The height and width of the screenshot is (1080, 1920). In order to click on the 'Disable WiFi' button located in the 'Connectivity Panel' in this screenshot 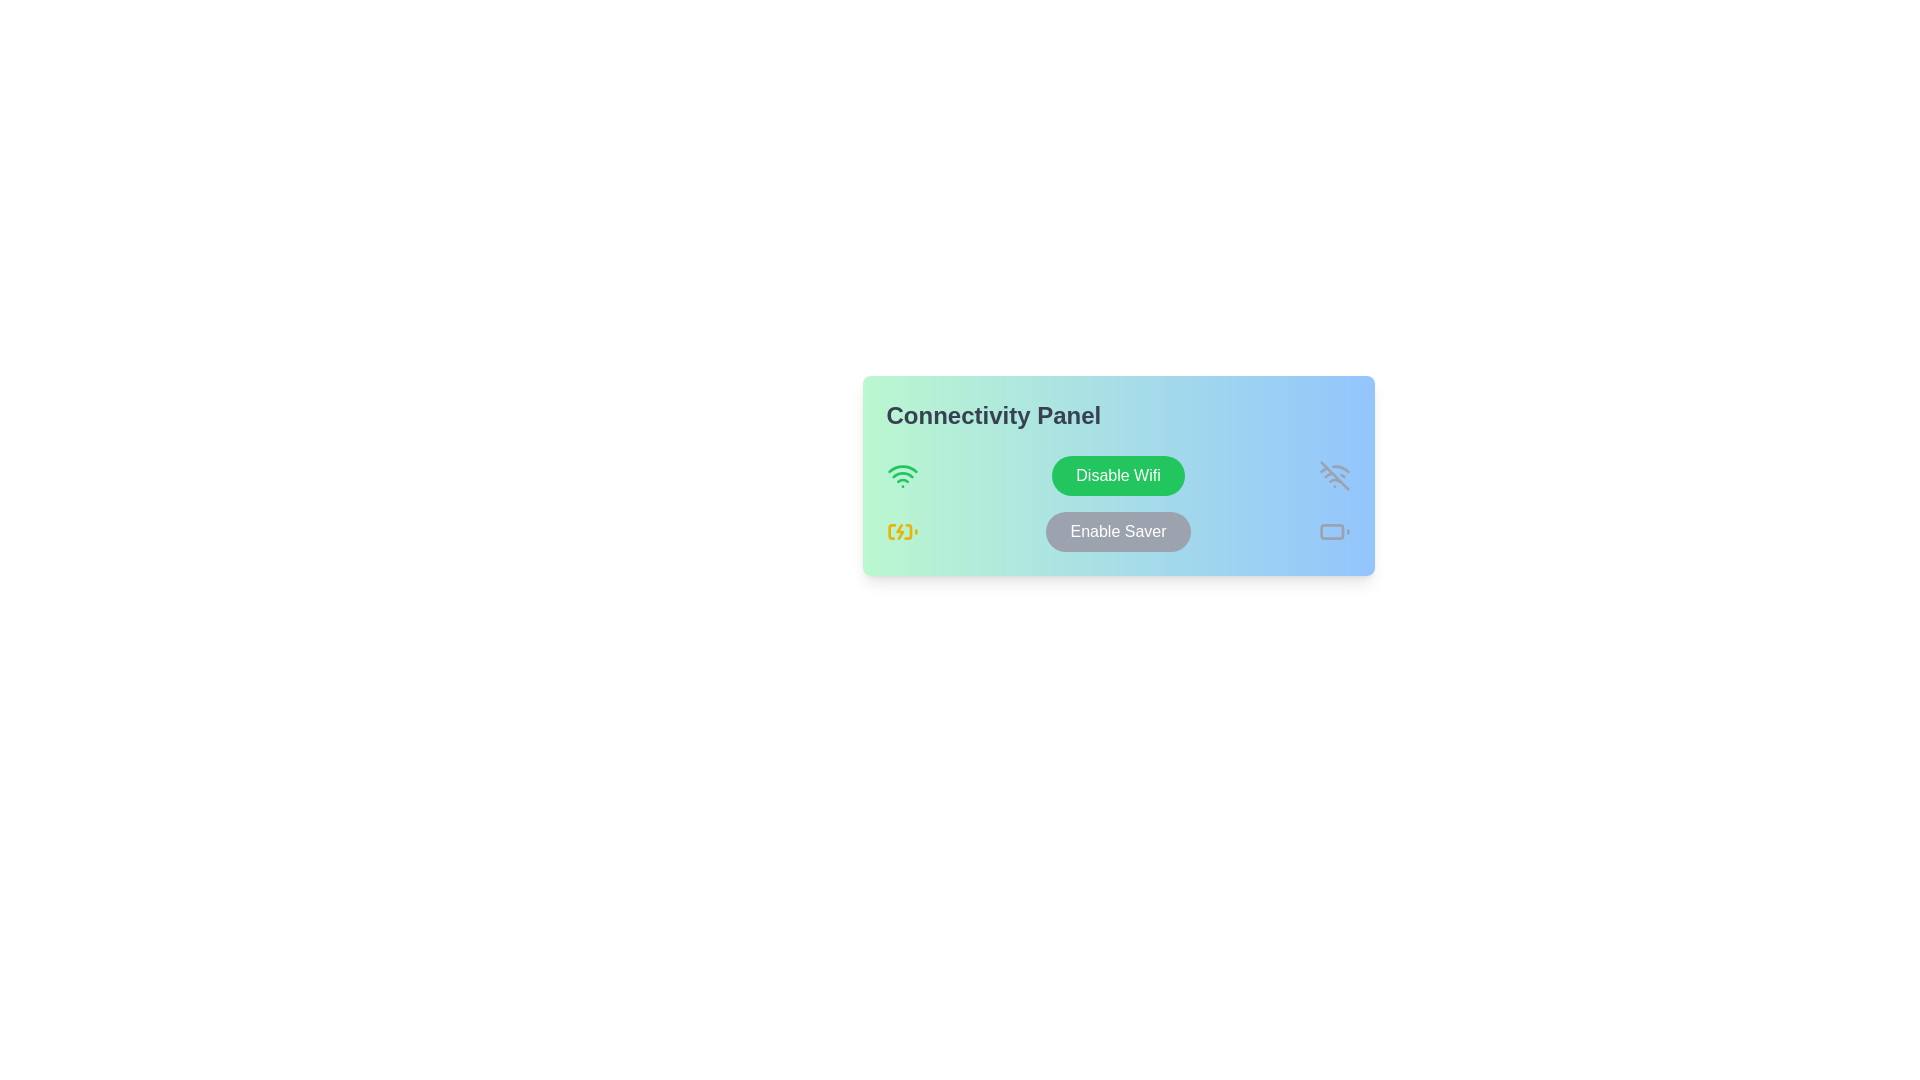, I will do `click(1117, 475)`.